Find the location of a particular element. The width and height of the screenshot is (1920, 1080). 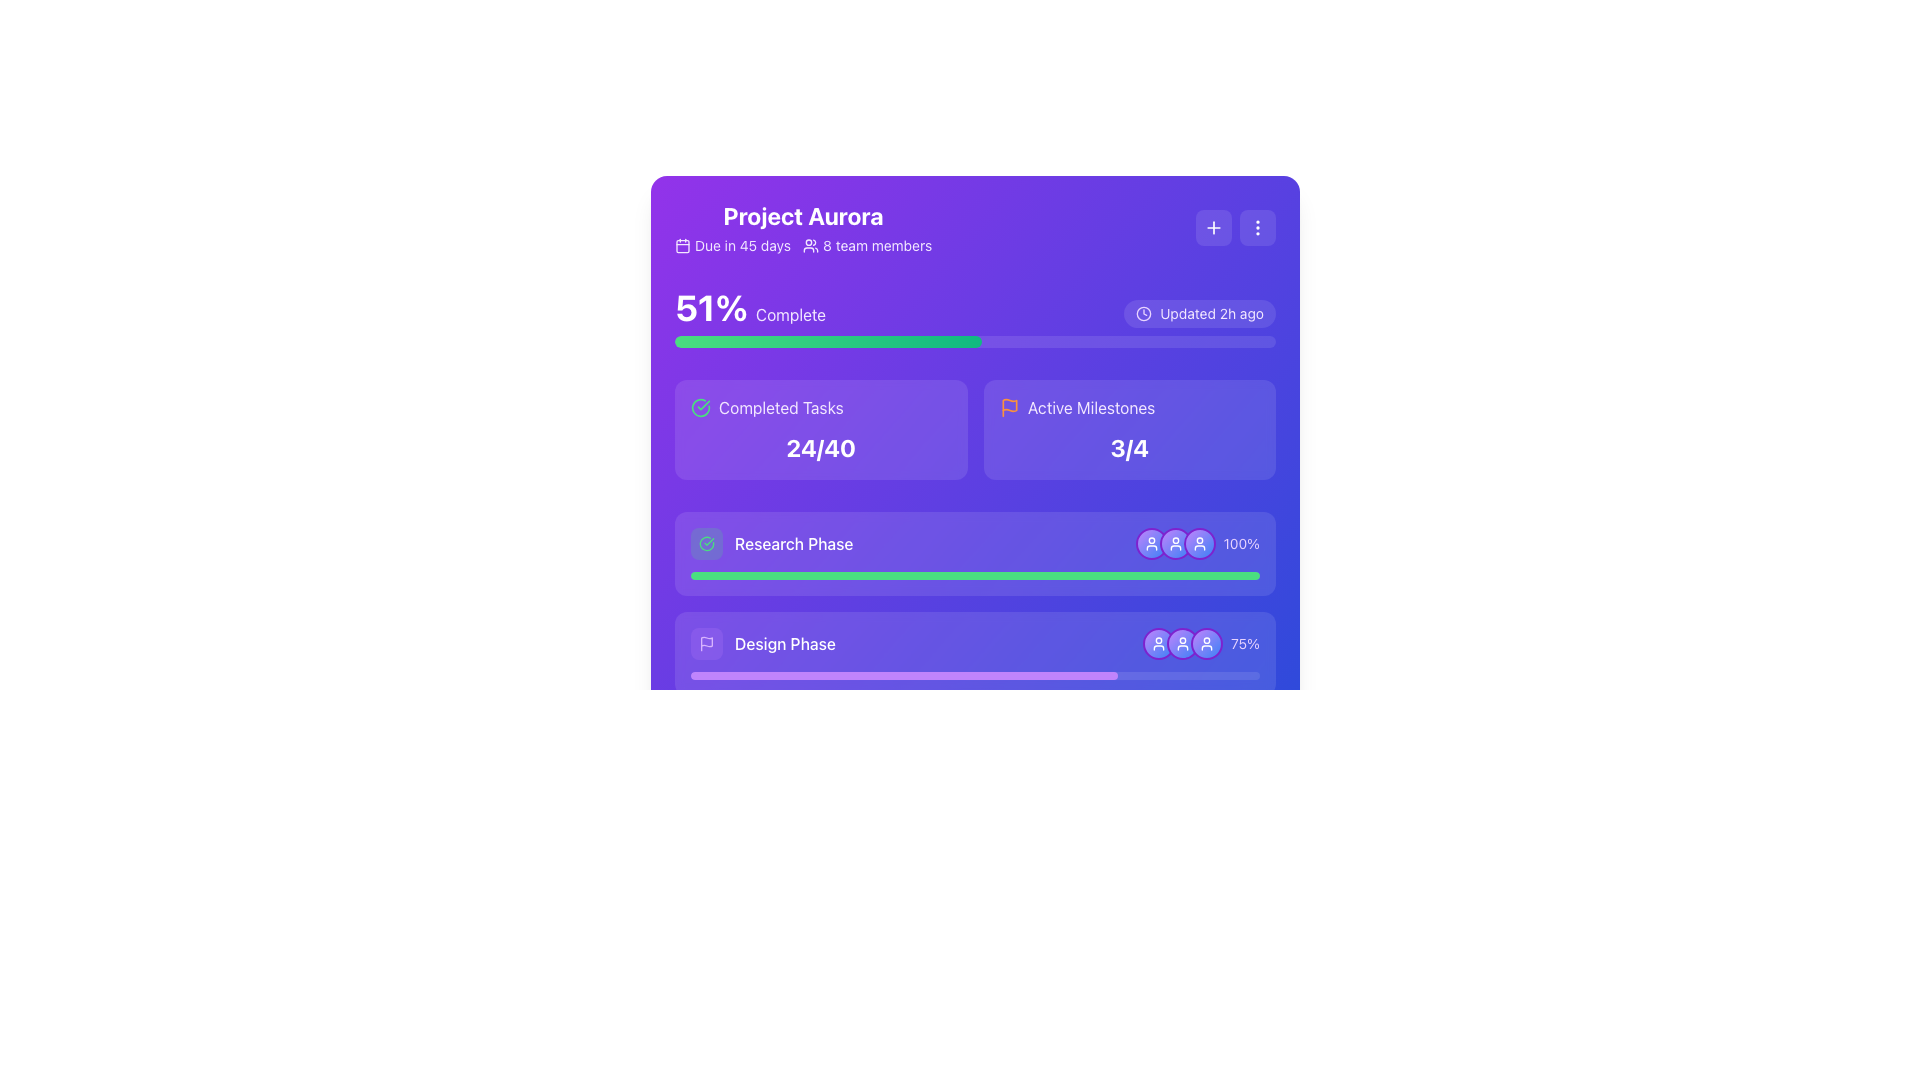

the progress bar that visually represents the completion percentage of a task, located below the '51%' label and above the text 'Complete' and 'Updated 2h ago' is located at coordinates (975, 341).